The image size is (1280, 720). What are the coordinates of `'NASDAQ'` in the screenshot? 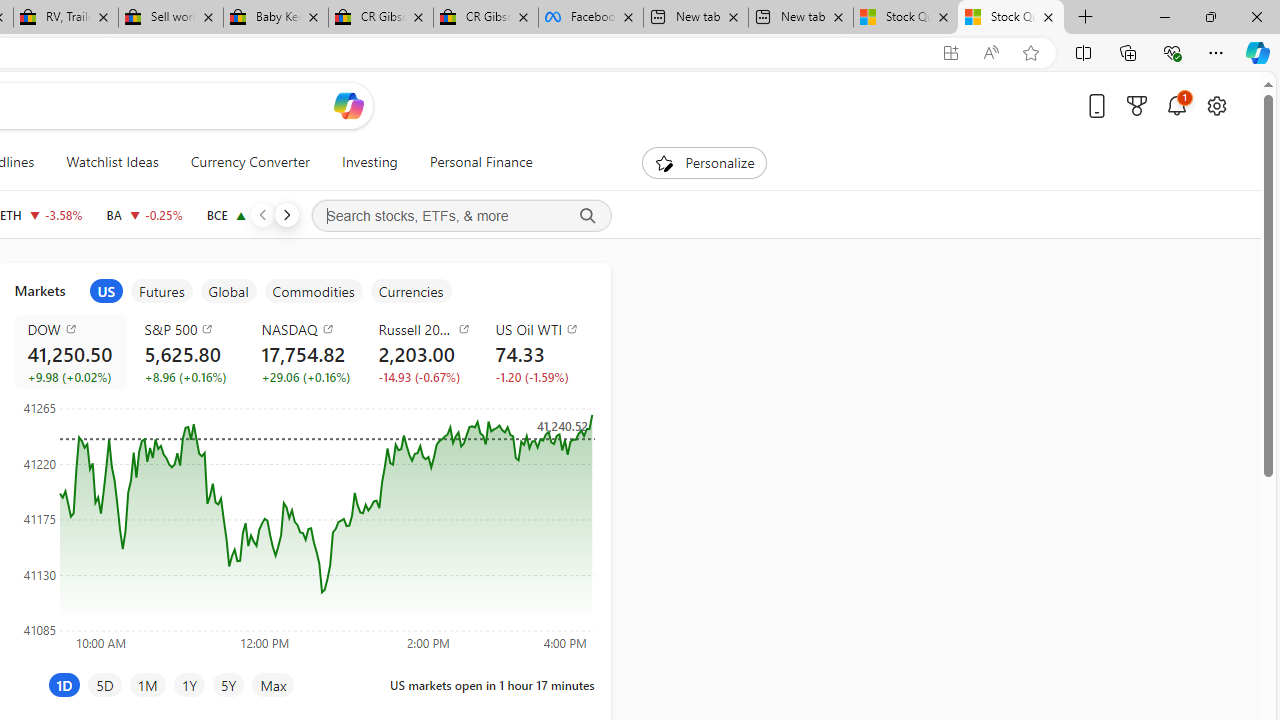 It's located at (306, 328).